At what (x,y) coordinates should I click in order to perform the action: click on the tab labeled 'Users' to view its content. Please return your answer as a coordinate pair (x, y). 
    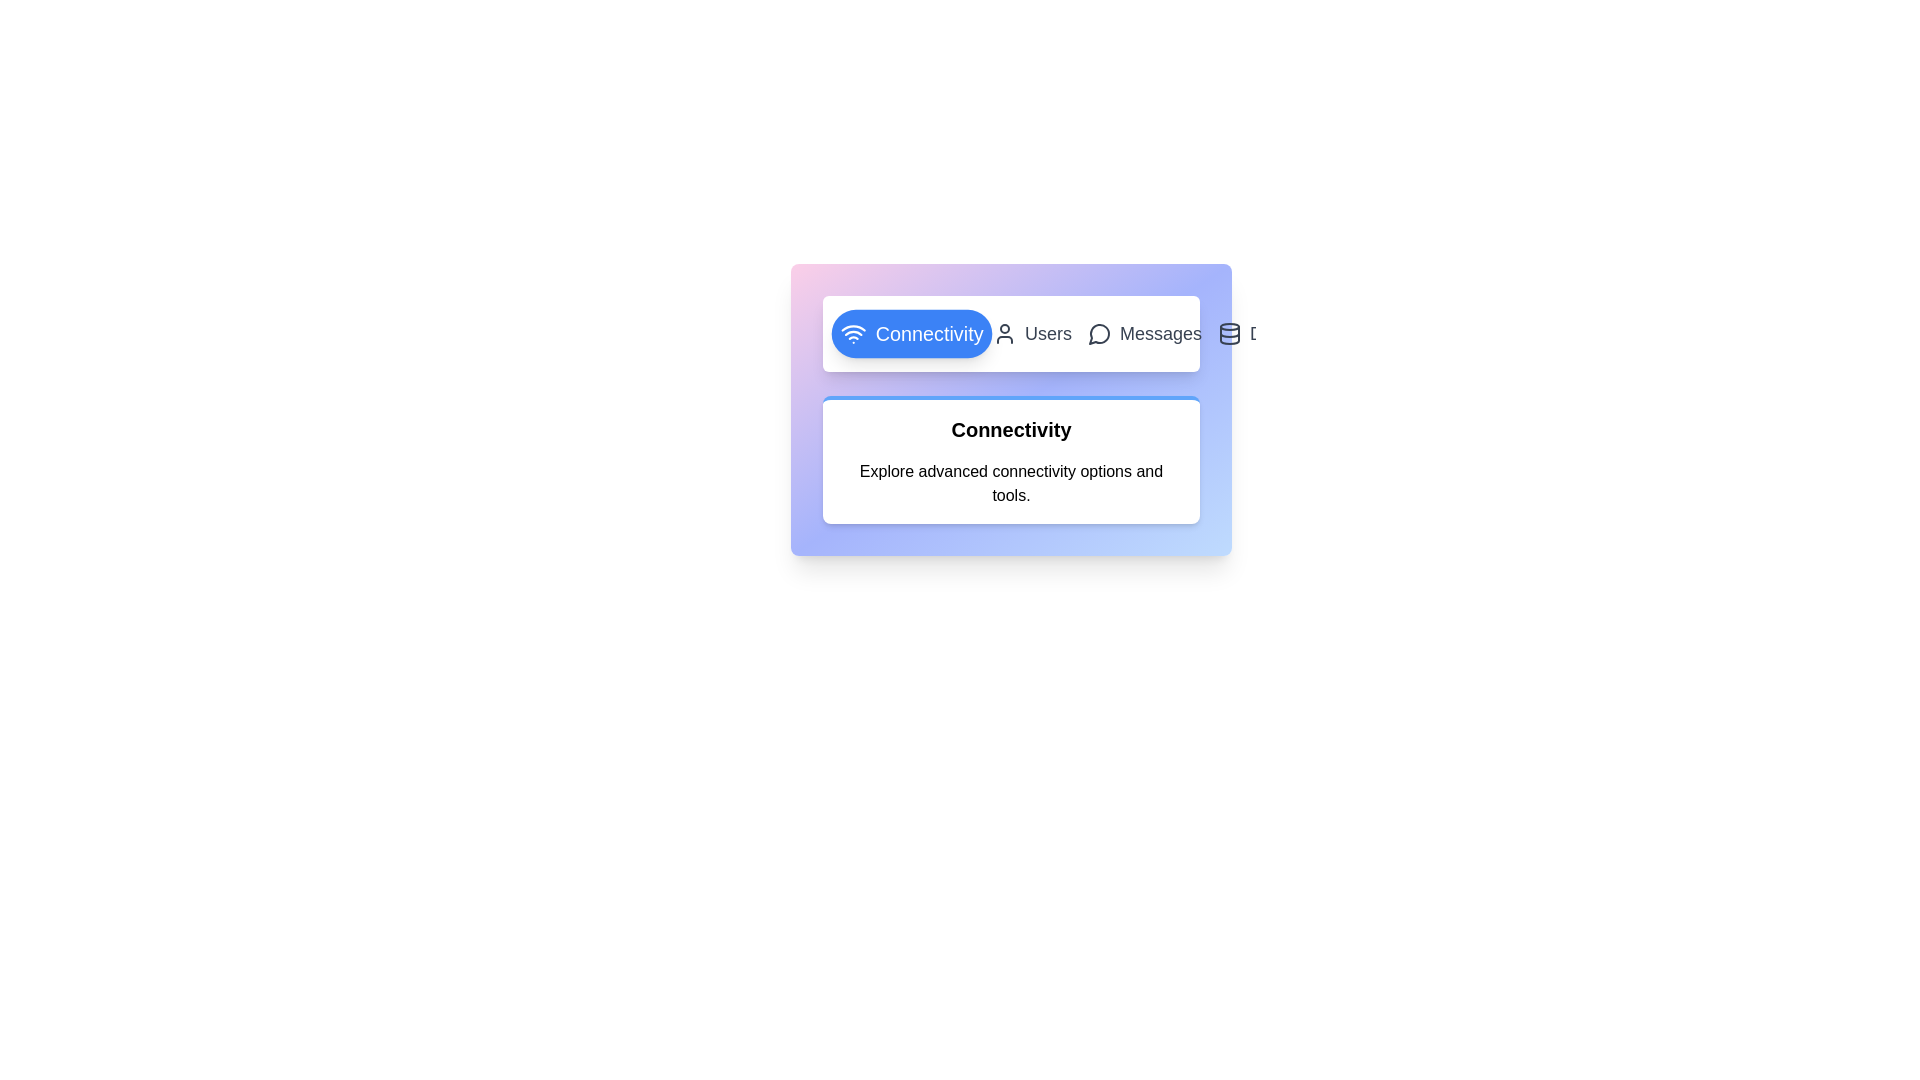
    Looking at the image, I should click on (1032, 333).